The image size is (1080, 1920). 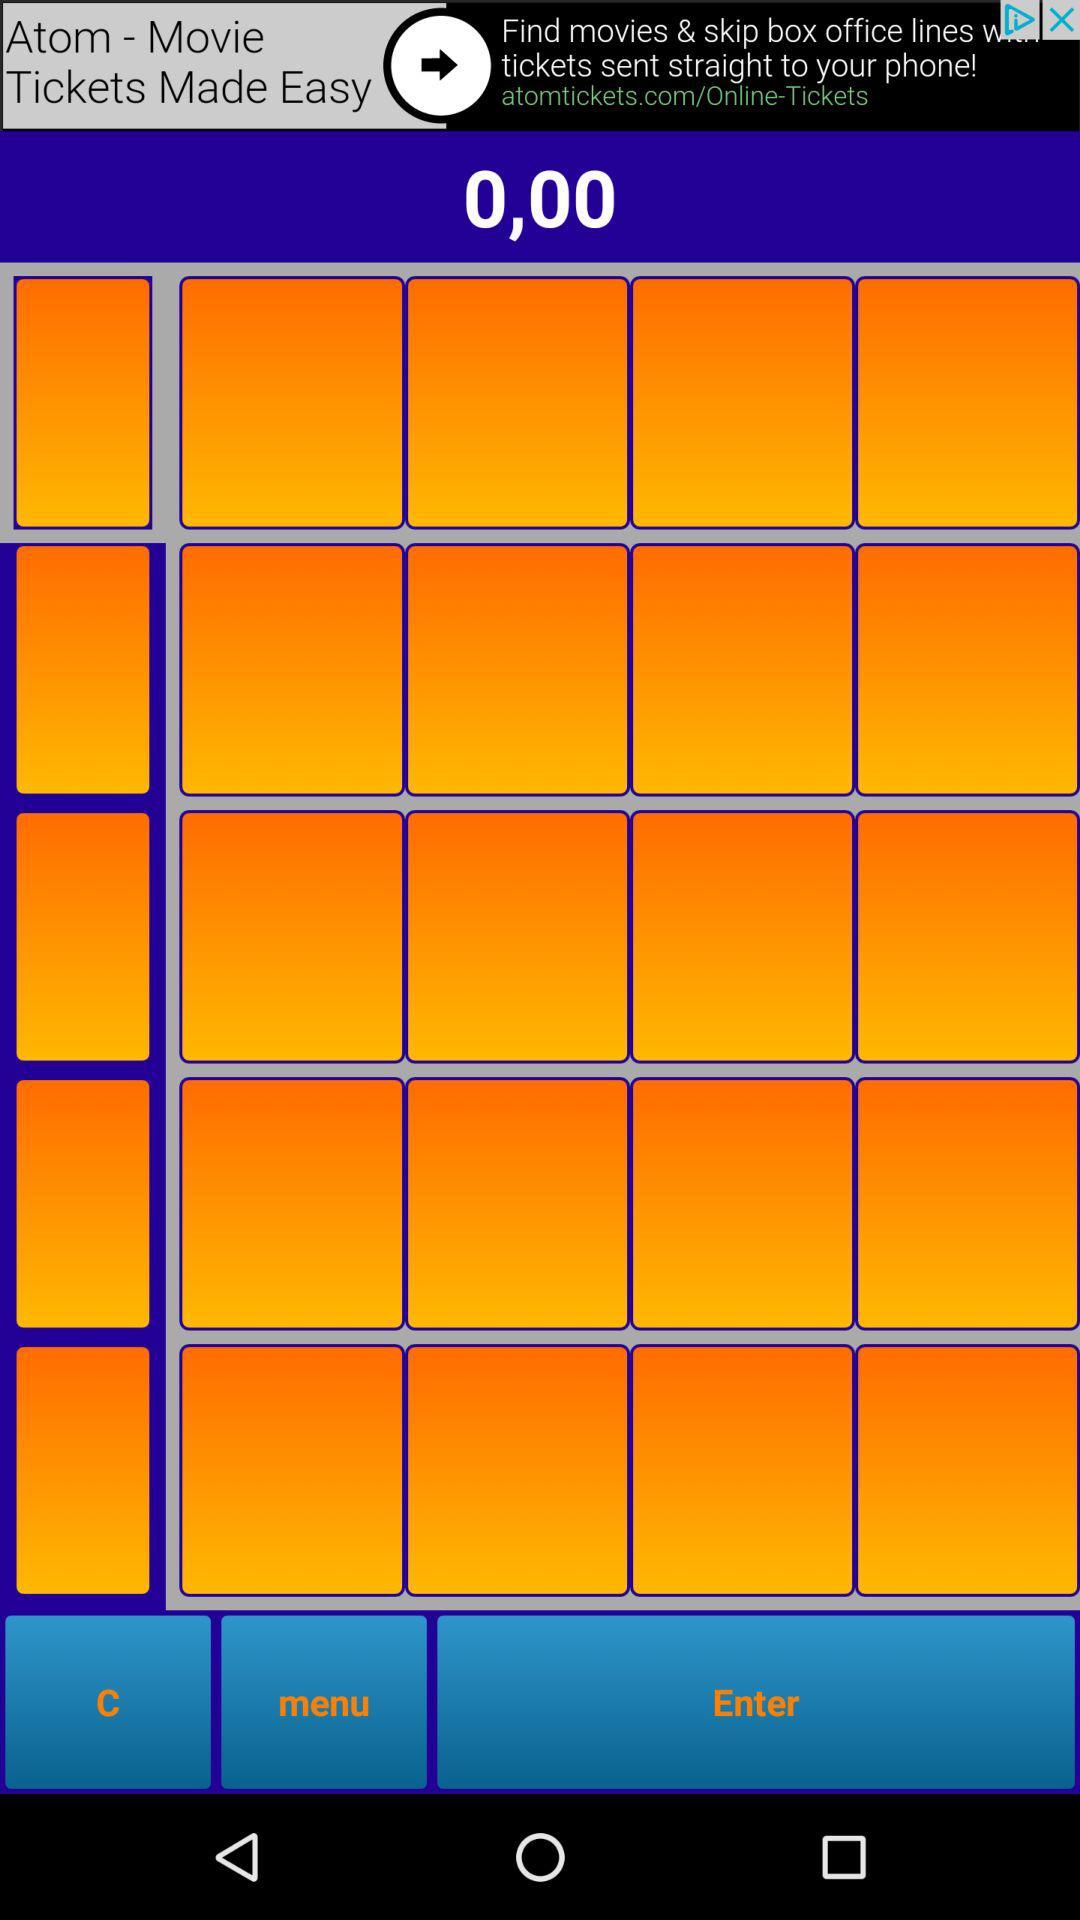 I want to click on flip card, so click(x=81, y=1202).